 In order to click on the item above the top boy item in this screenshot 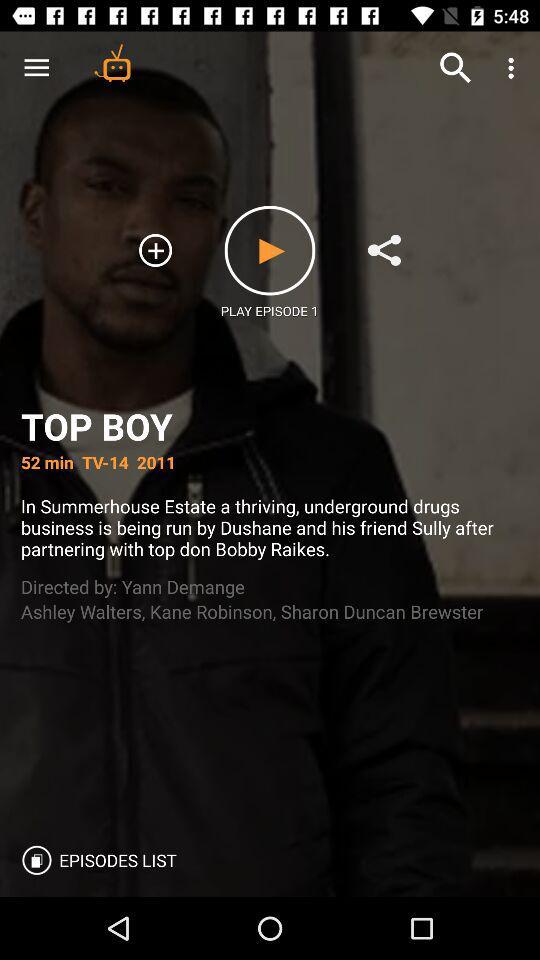, I will do `click(384, 249)`.